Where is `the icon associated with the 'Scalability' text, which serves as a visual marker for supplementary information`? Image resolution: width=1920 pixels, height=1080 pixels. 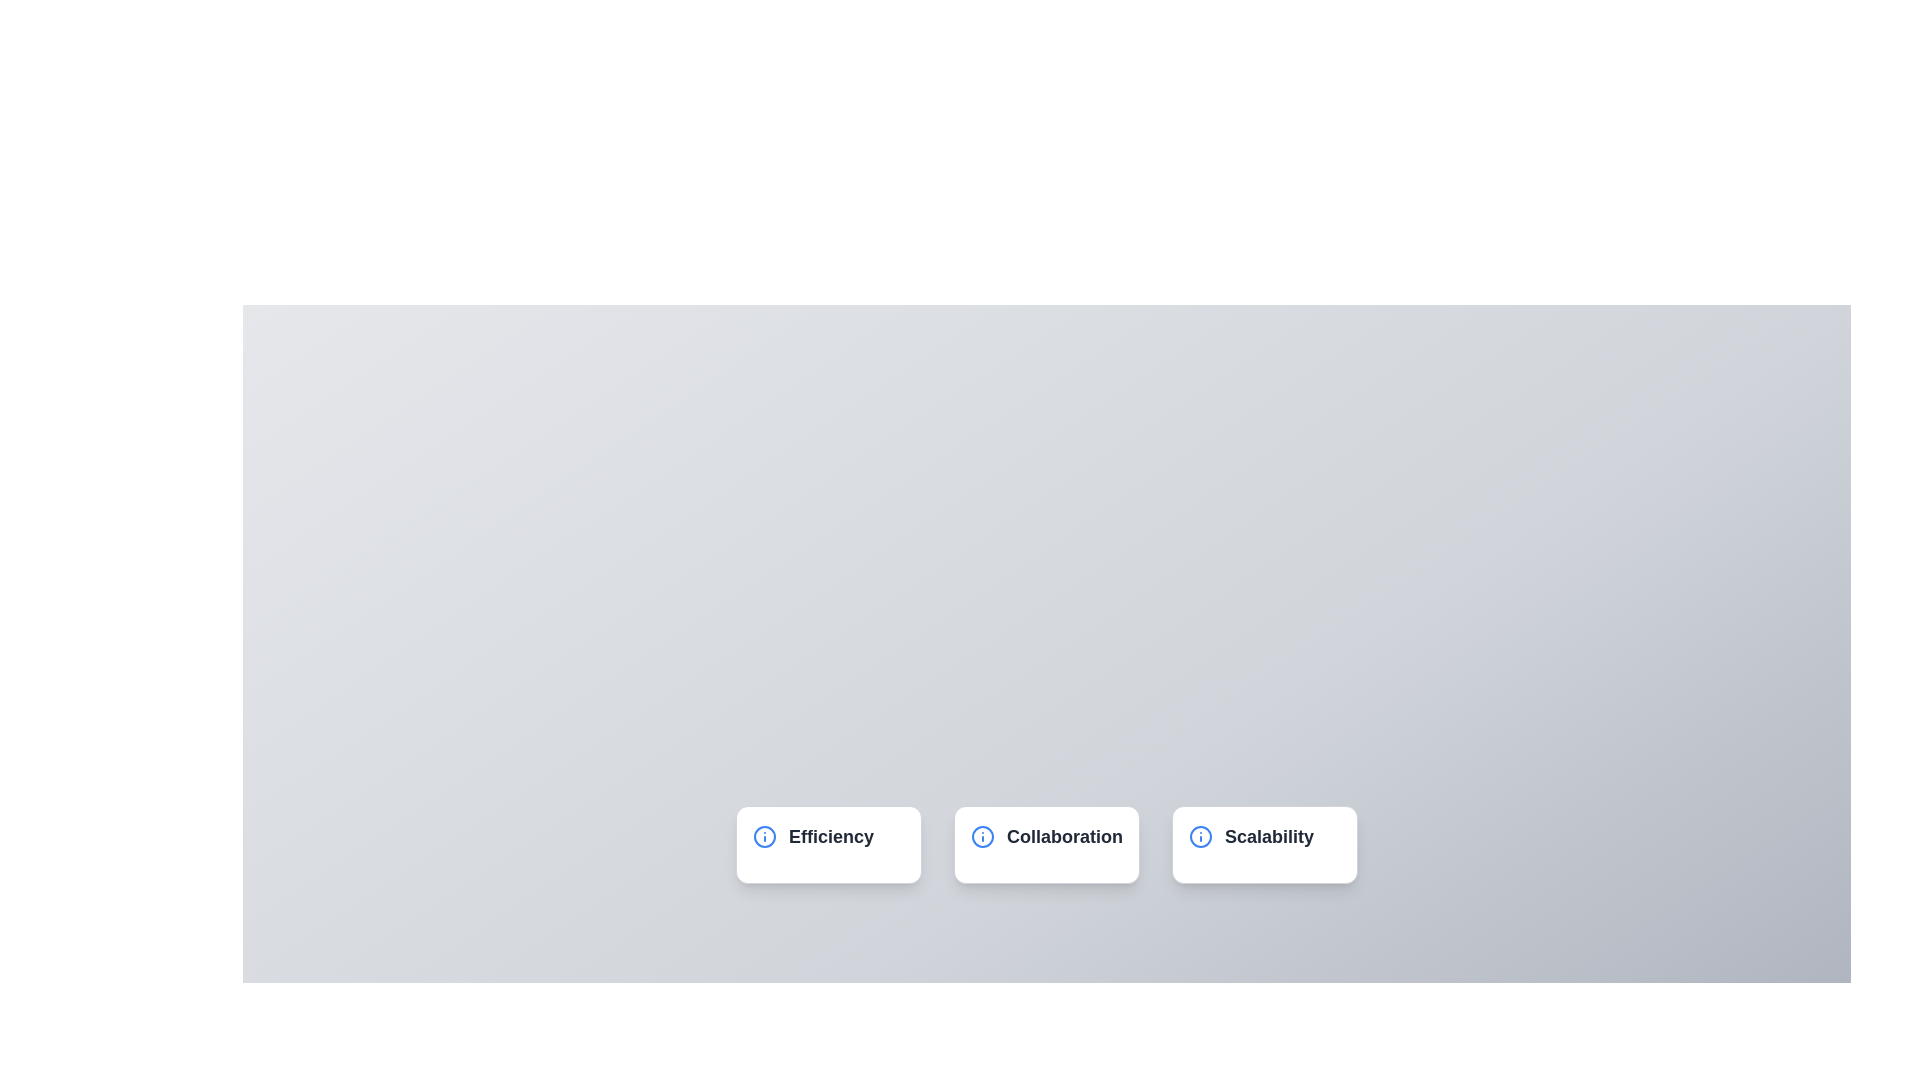
the icon associated with the 'Scalability' text, which serves as a visual marker for supplementary information is located at coordinates (1200, 837).